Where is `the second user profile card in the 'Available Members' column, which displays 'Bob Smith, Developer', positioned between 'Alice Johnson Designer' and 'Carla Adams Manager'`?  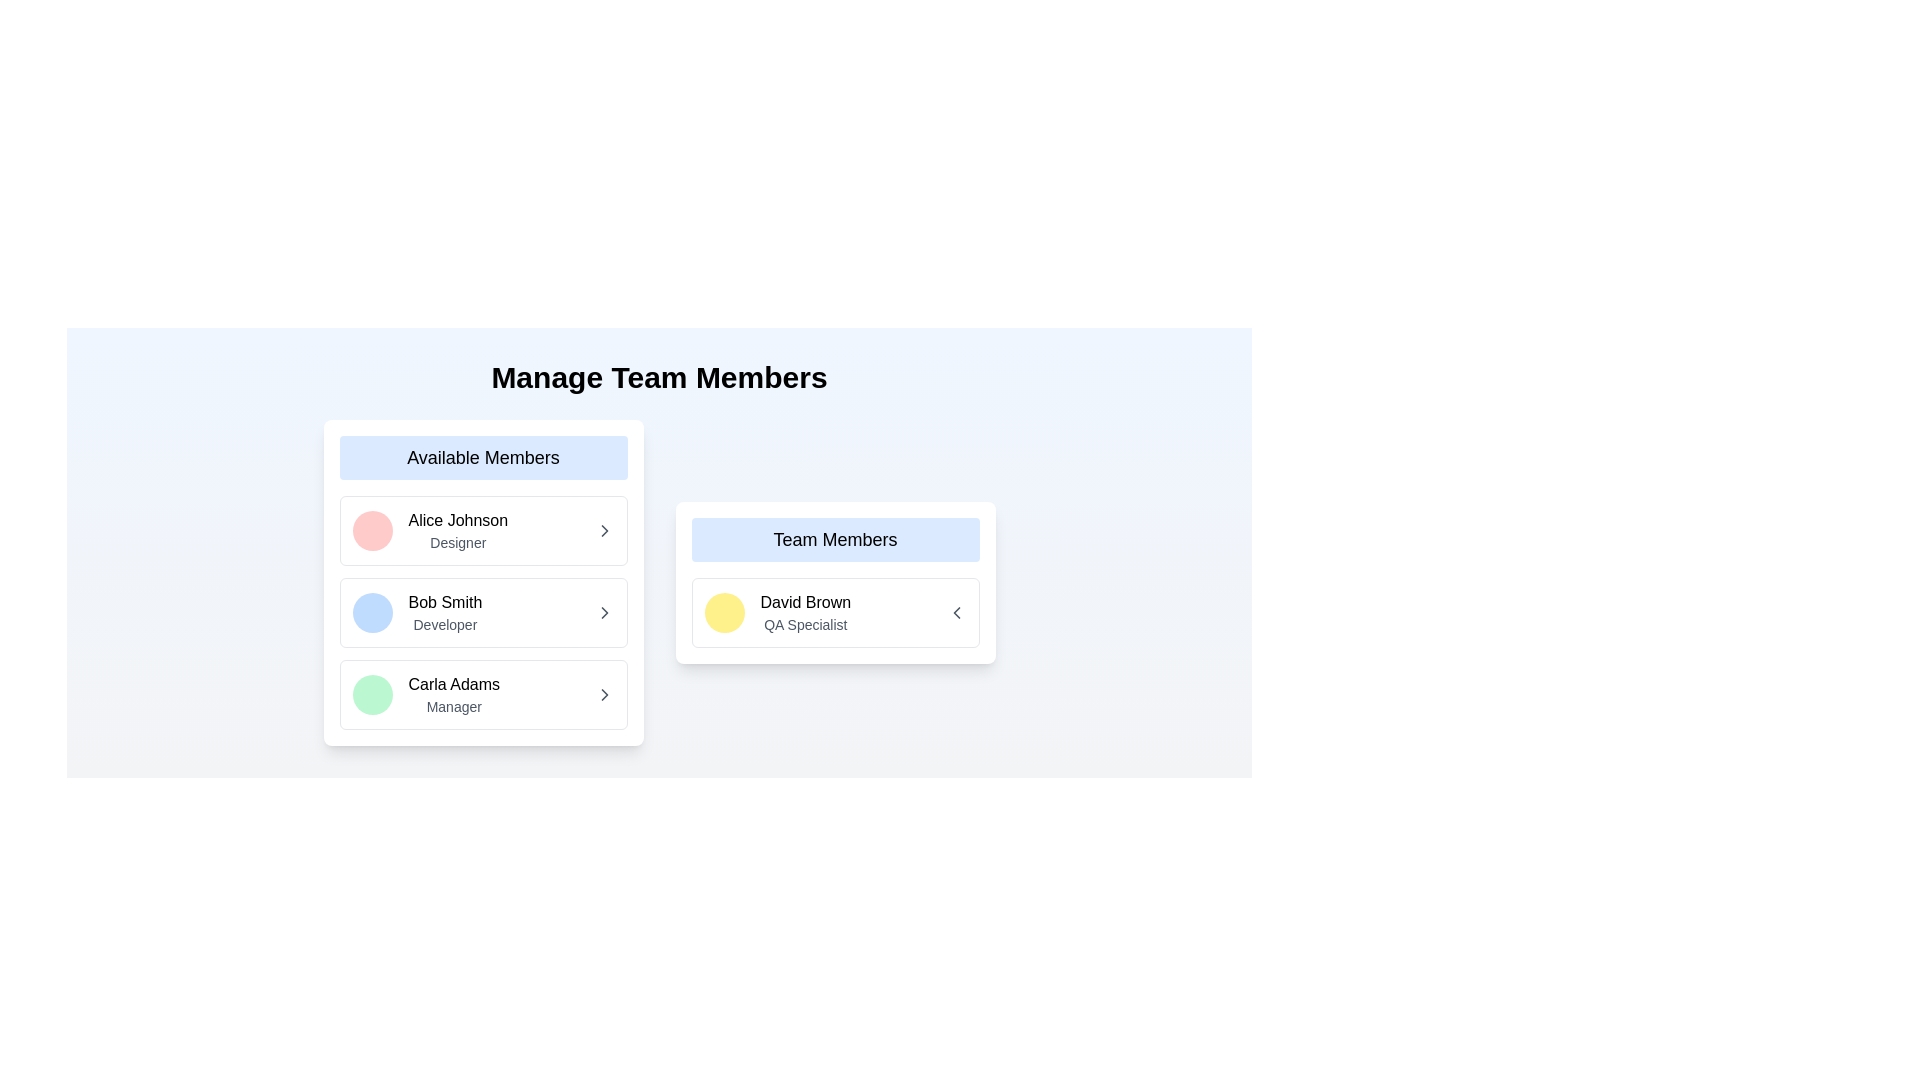
the second user profile card in the 'Available Members' column, which displays 'Bob Smith, Developer', positioned between 'Alice Johnson Designer' and 'Carla Adams Manager' is located at coordinates (416, 612).